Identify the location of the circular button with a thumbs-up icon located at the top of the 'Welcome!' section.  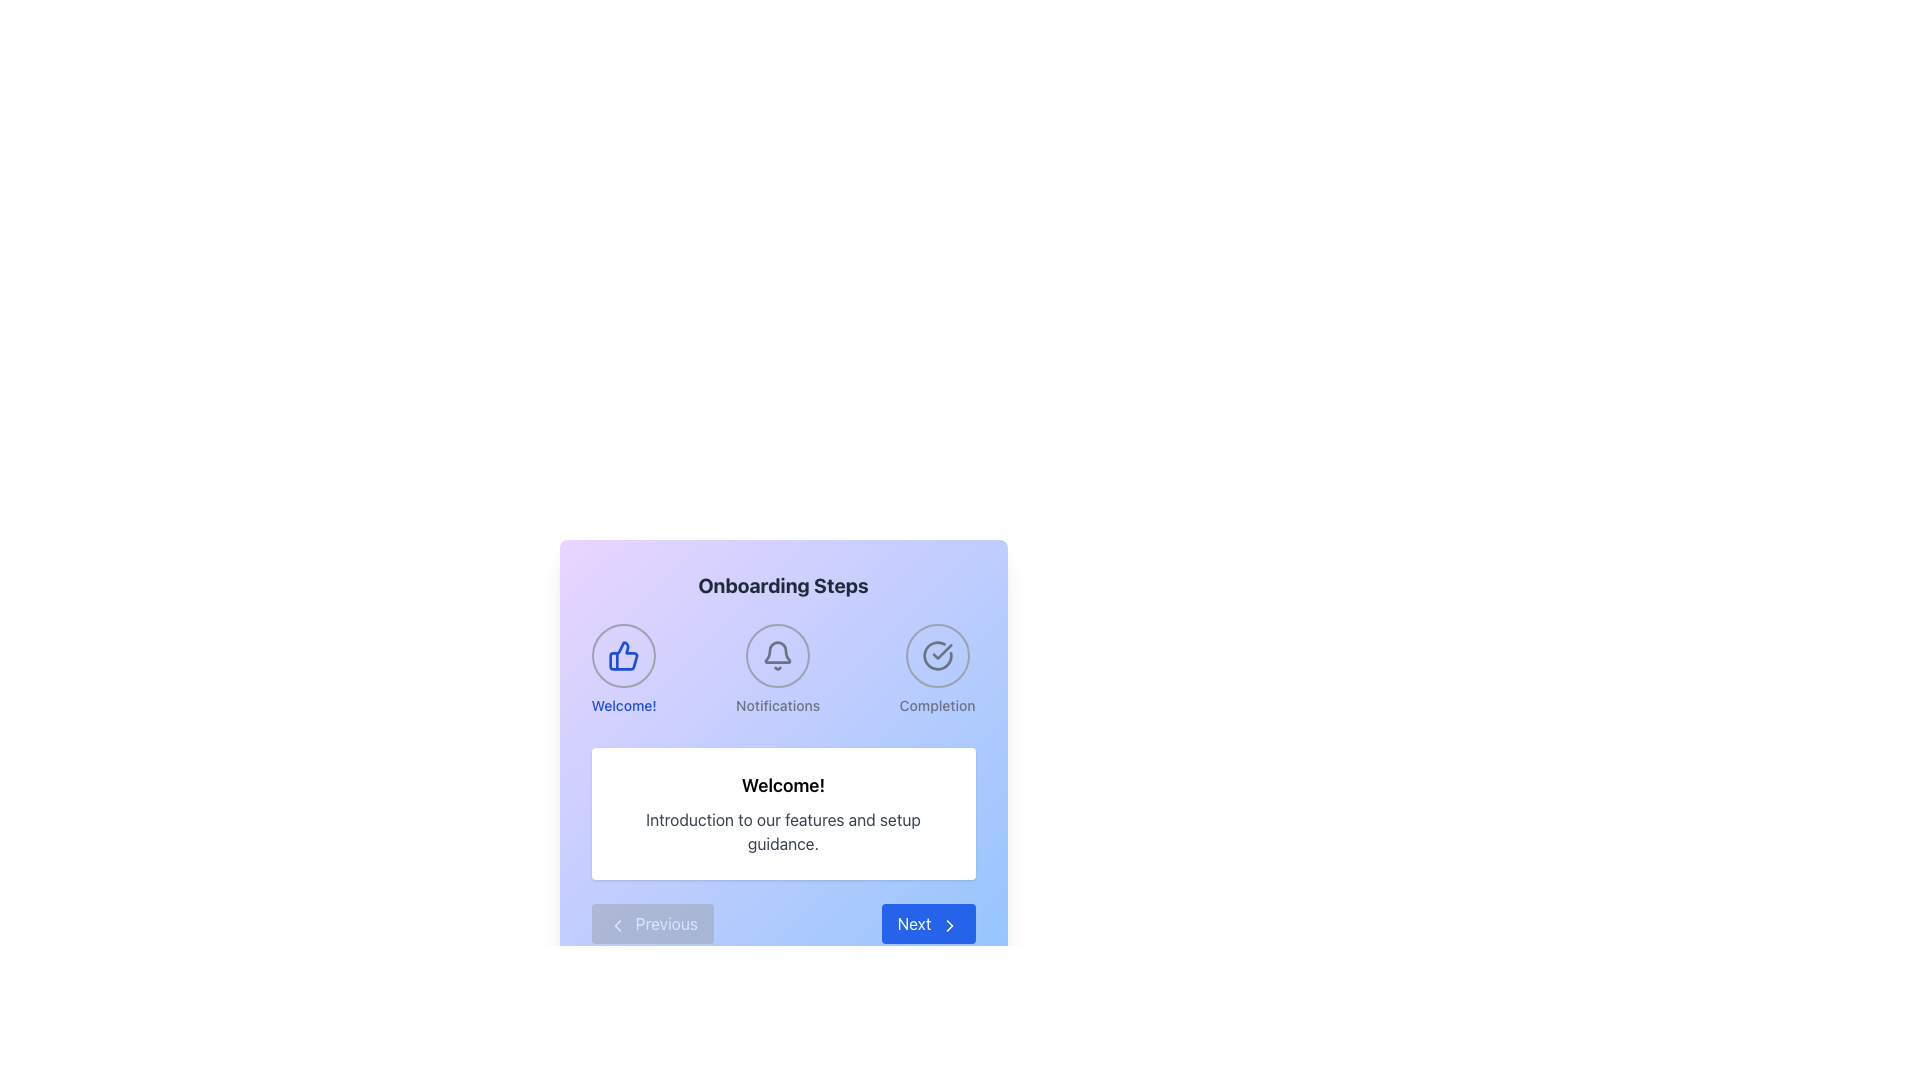
(623, 655).